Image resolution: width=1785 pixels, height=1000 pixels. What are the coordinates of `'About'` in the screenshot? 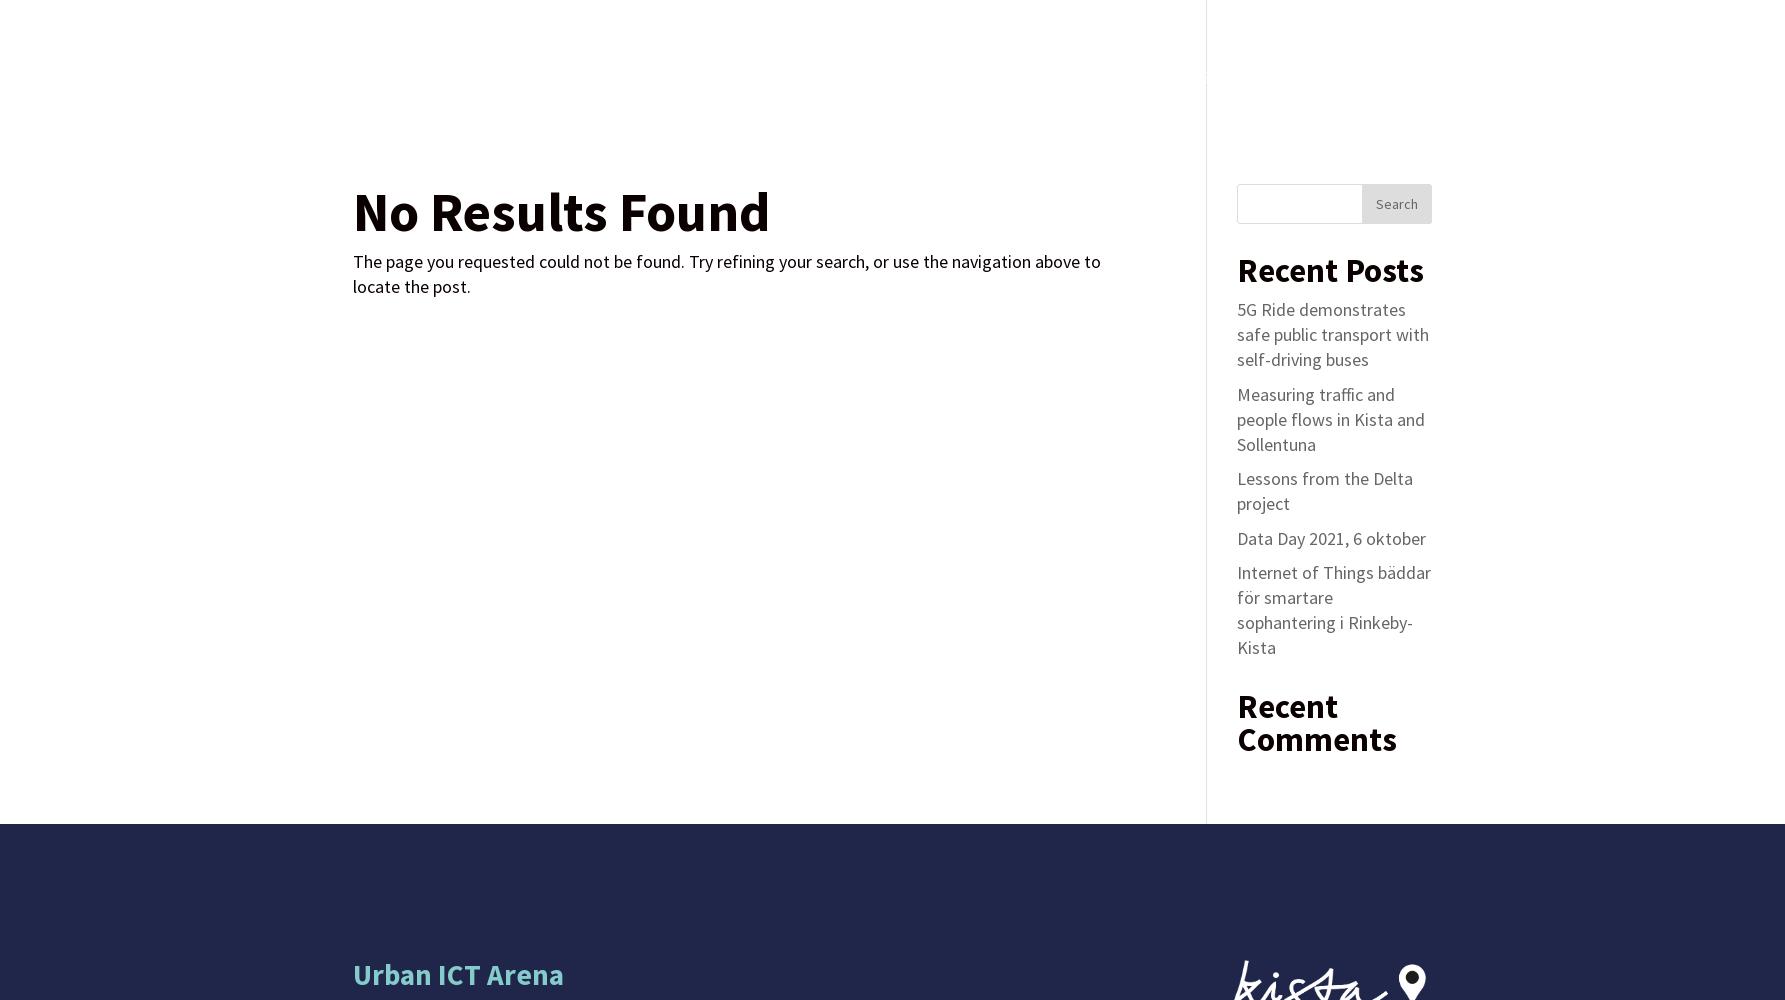 It's located at (1310, 76).